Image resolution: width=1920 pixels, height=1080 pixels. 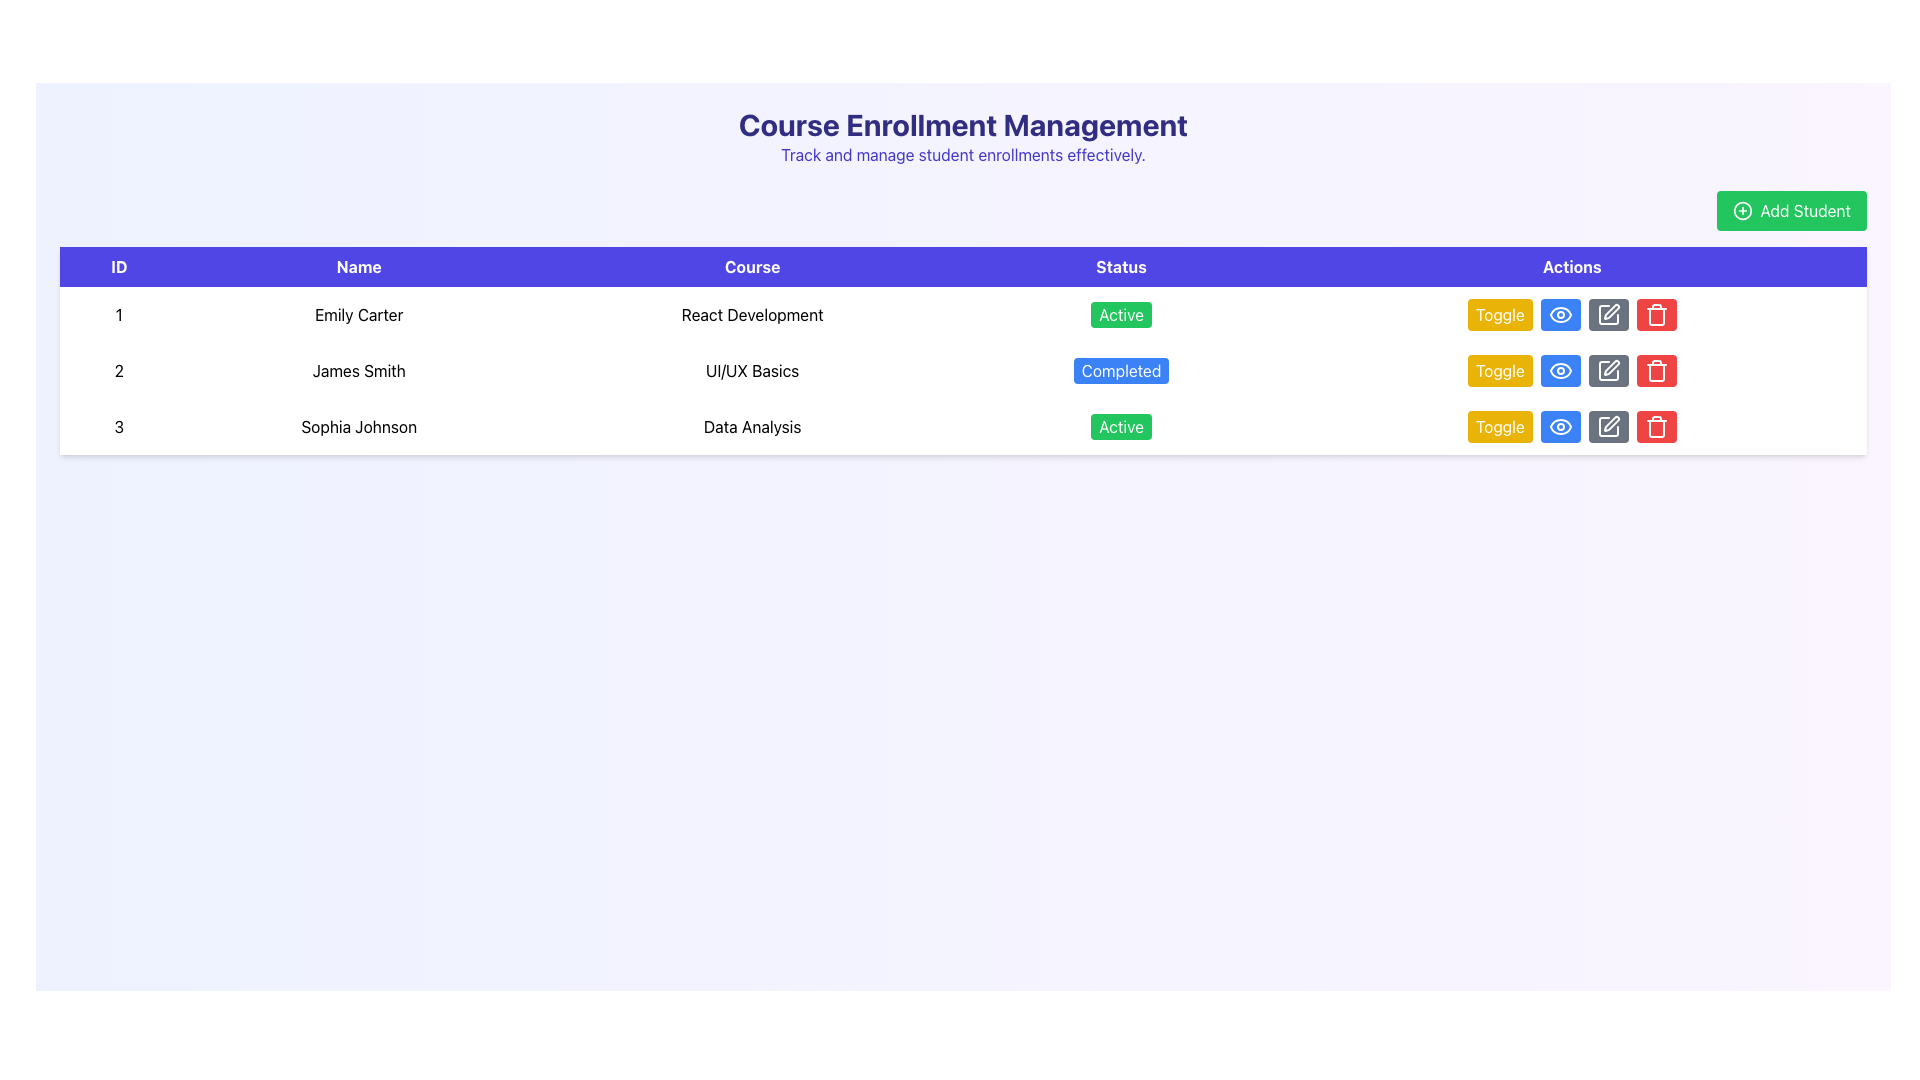 What do you see at coordinates (1611, 312) in the screenshot?
I see `the angled pen icon representing editing functionality in the Actions column for user 'James Smith' (ID 2)` at bounding box center [1611, 312].